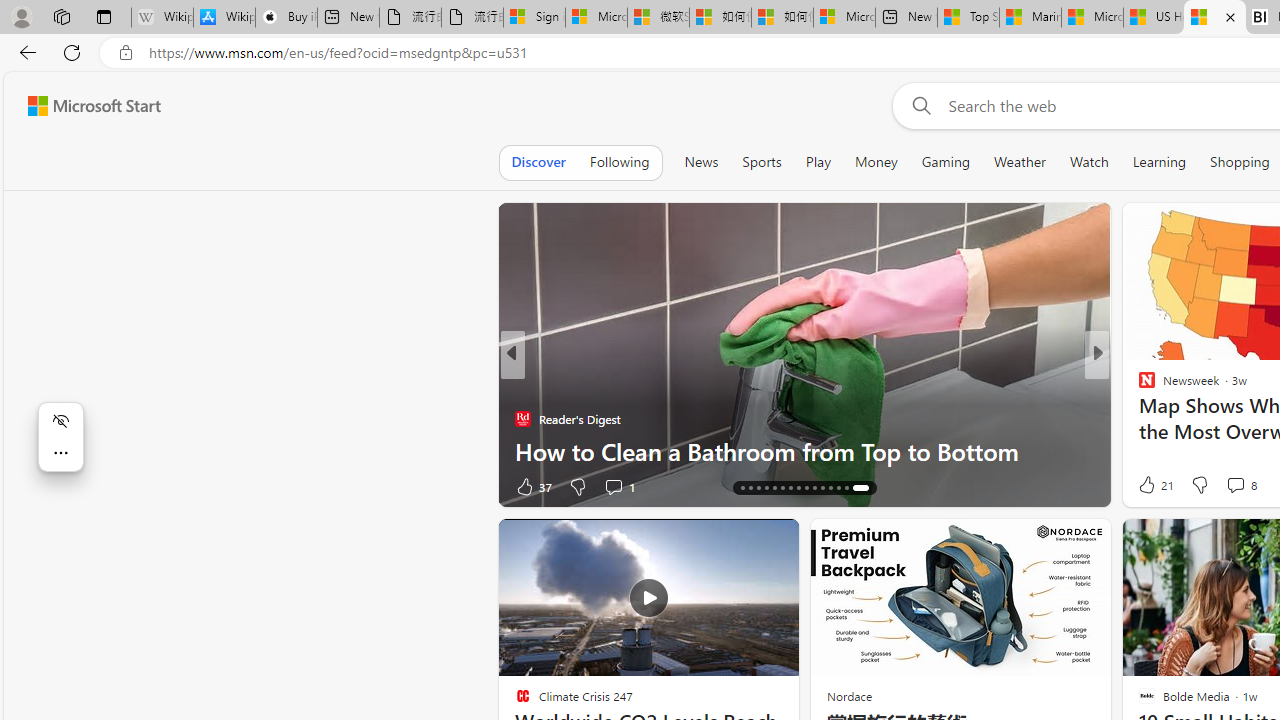 Image resolution: width=1280 pixels, height=720 pixels. I want to click on 'Learning', so click(1159, 161).